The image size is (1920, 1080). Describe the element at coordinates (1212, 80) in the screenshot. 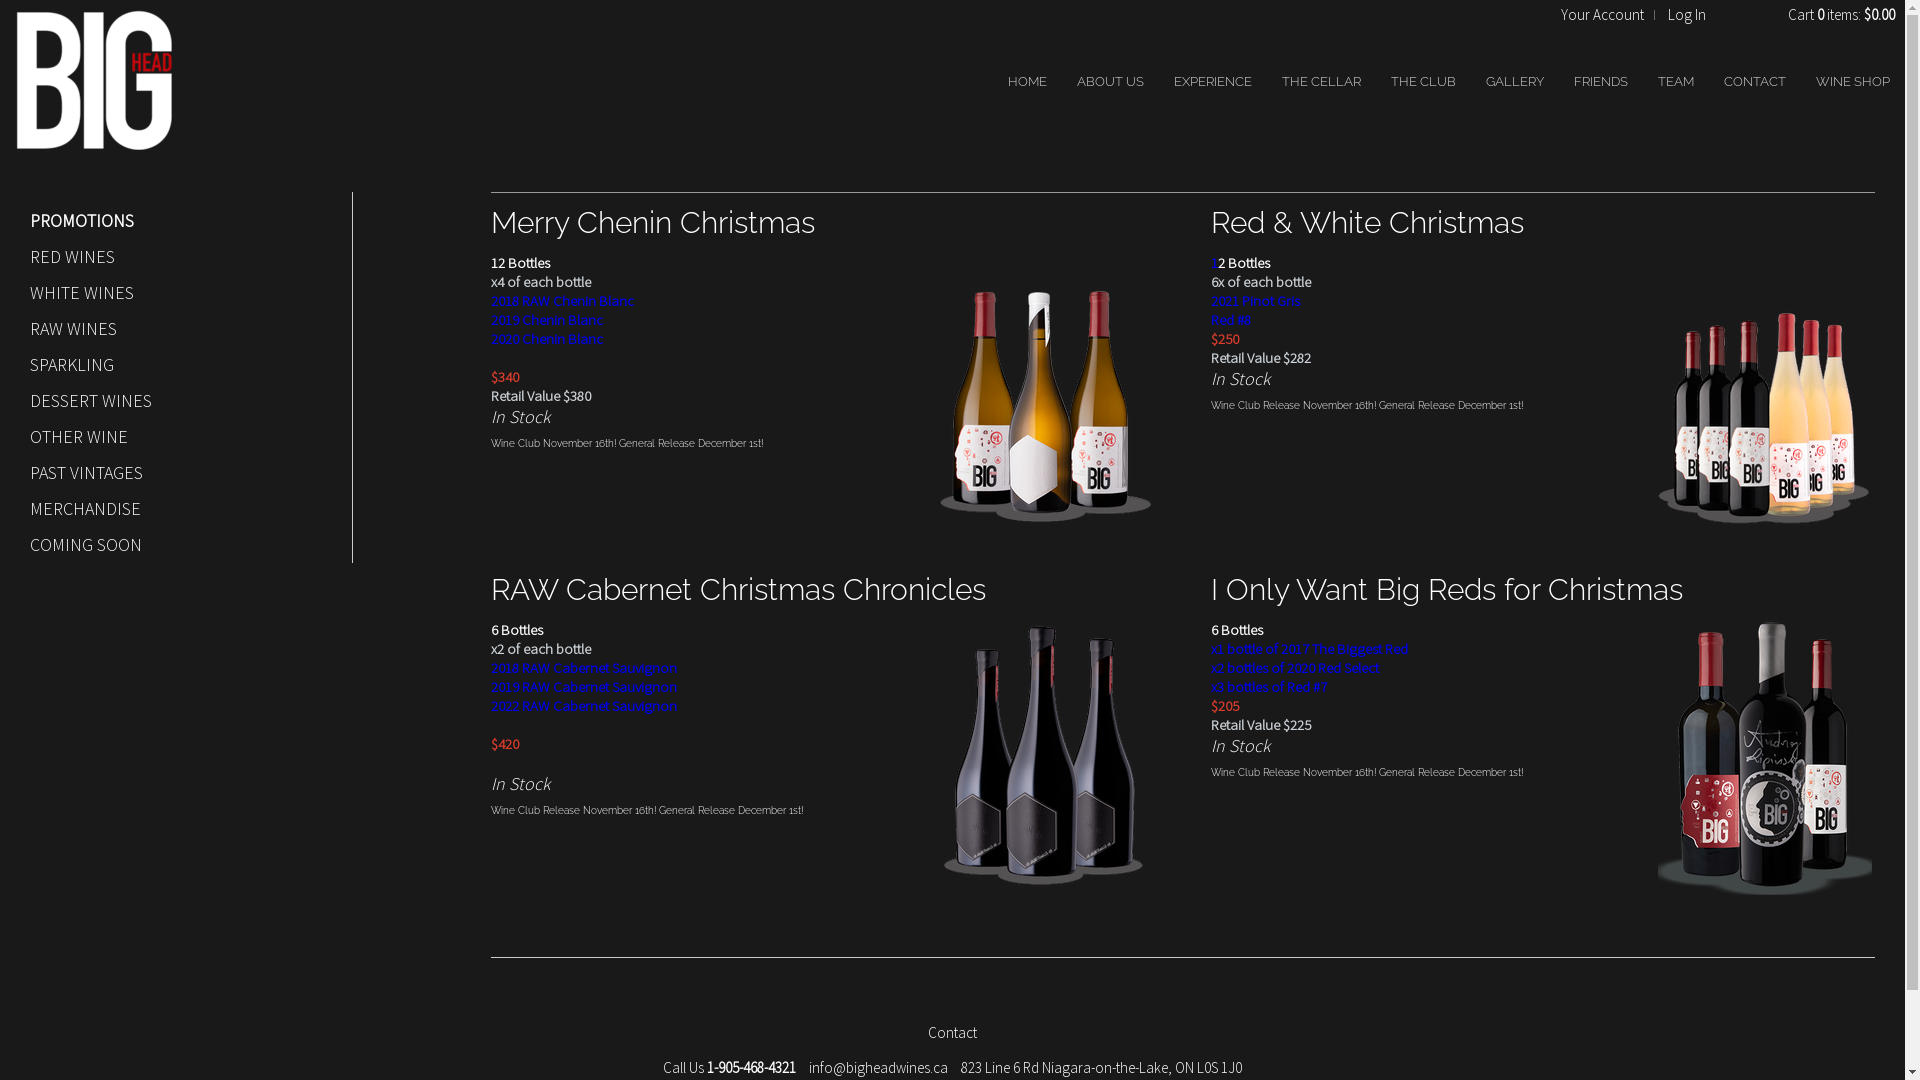

I see `'EXPERIENCE'` at that location.